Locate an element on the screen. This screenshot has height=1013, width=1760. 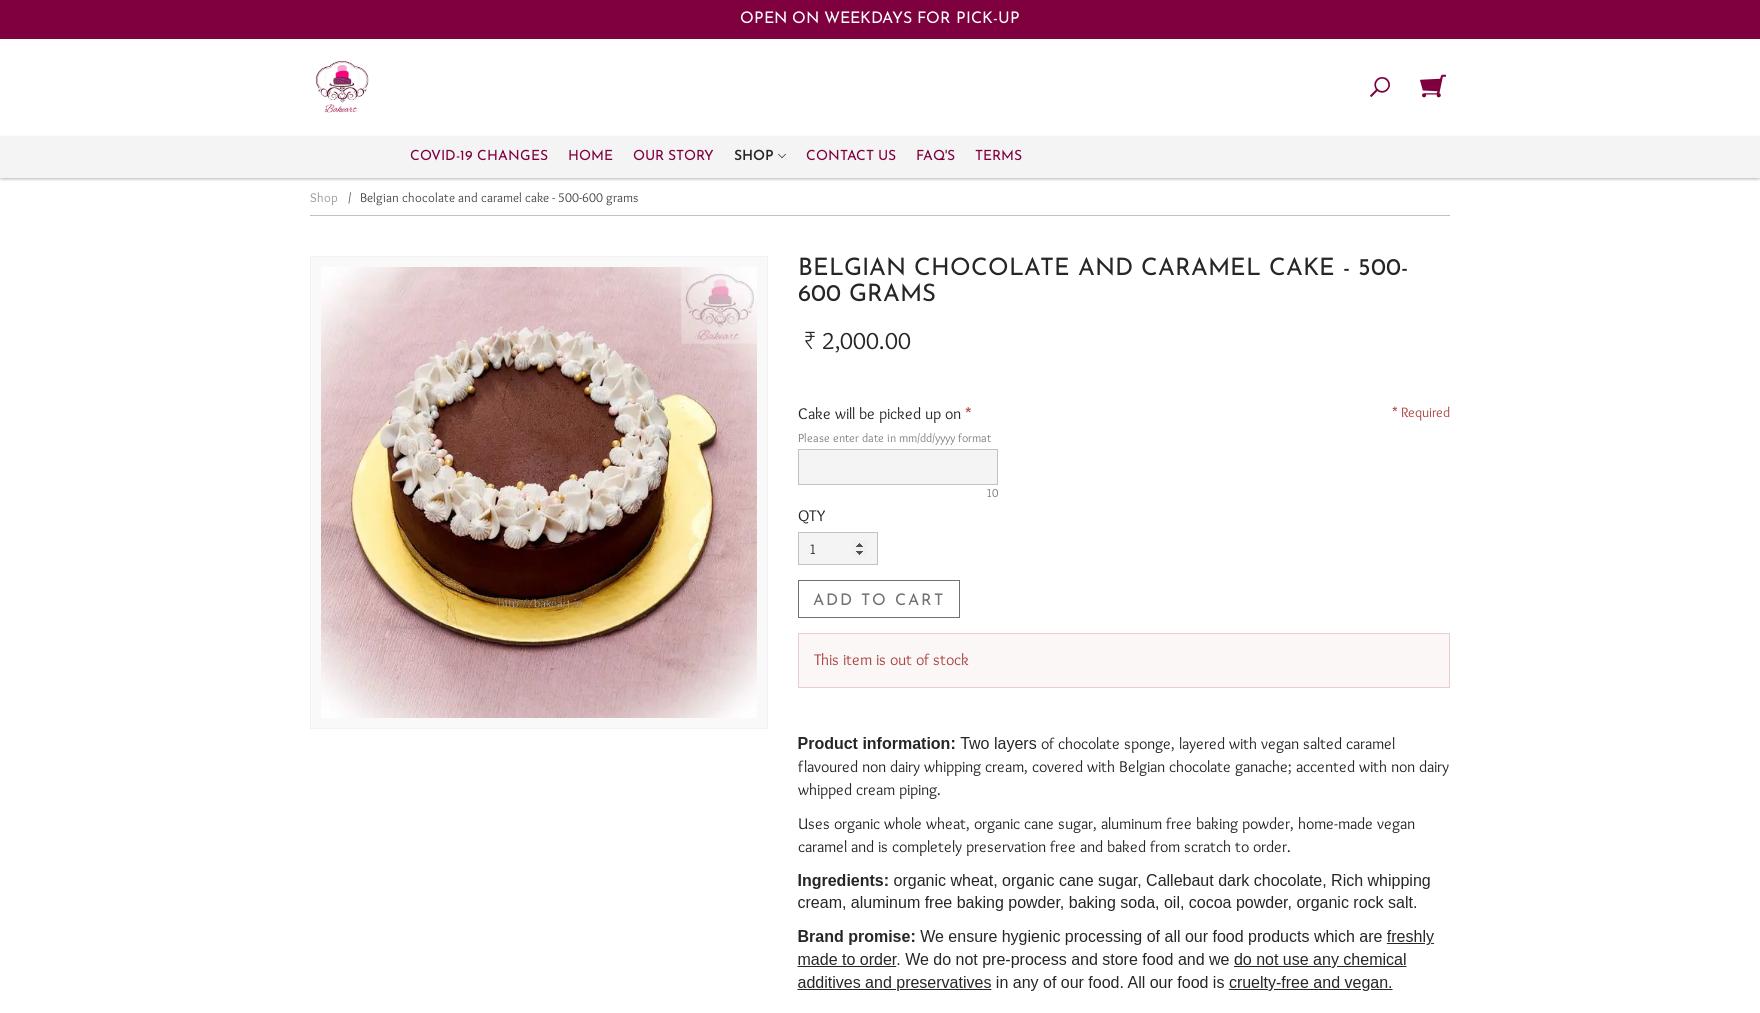
'Two layers' is located at coordinates (997, 743).